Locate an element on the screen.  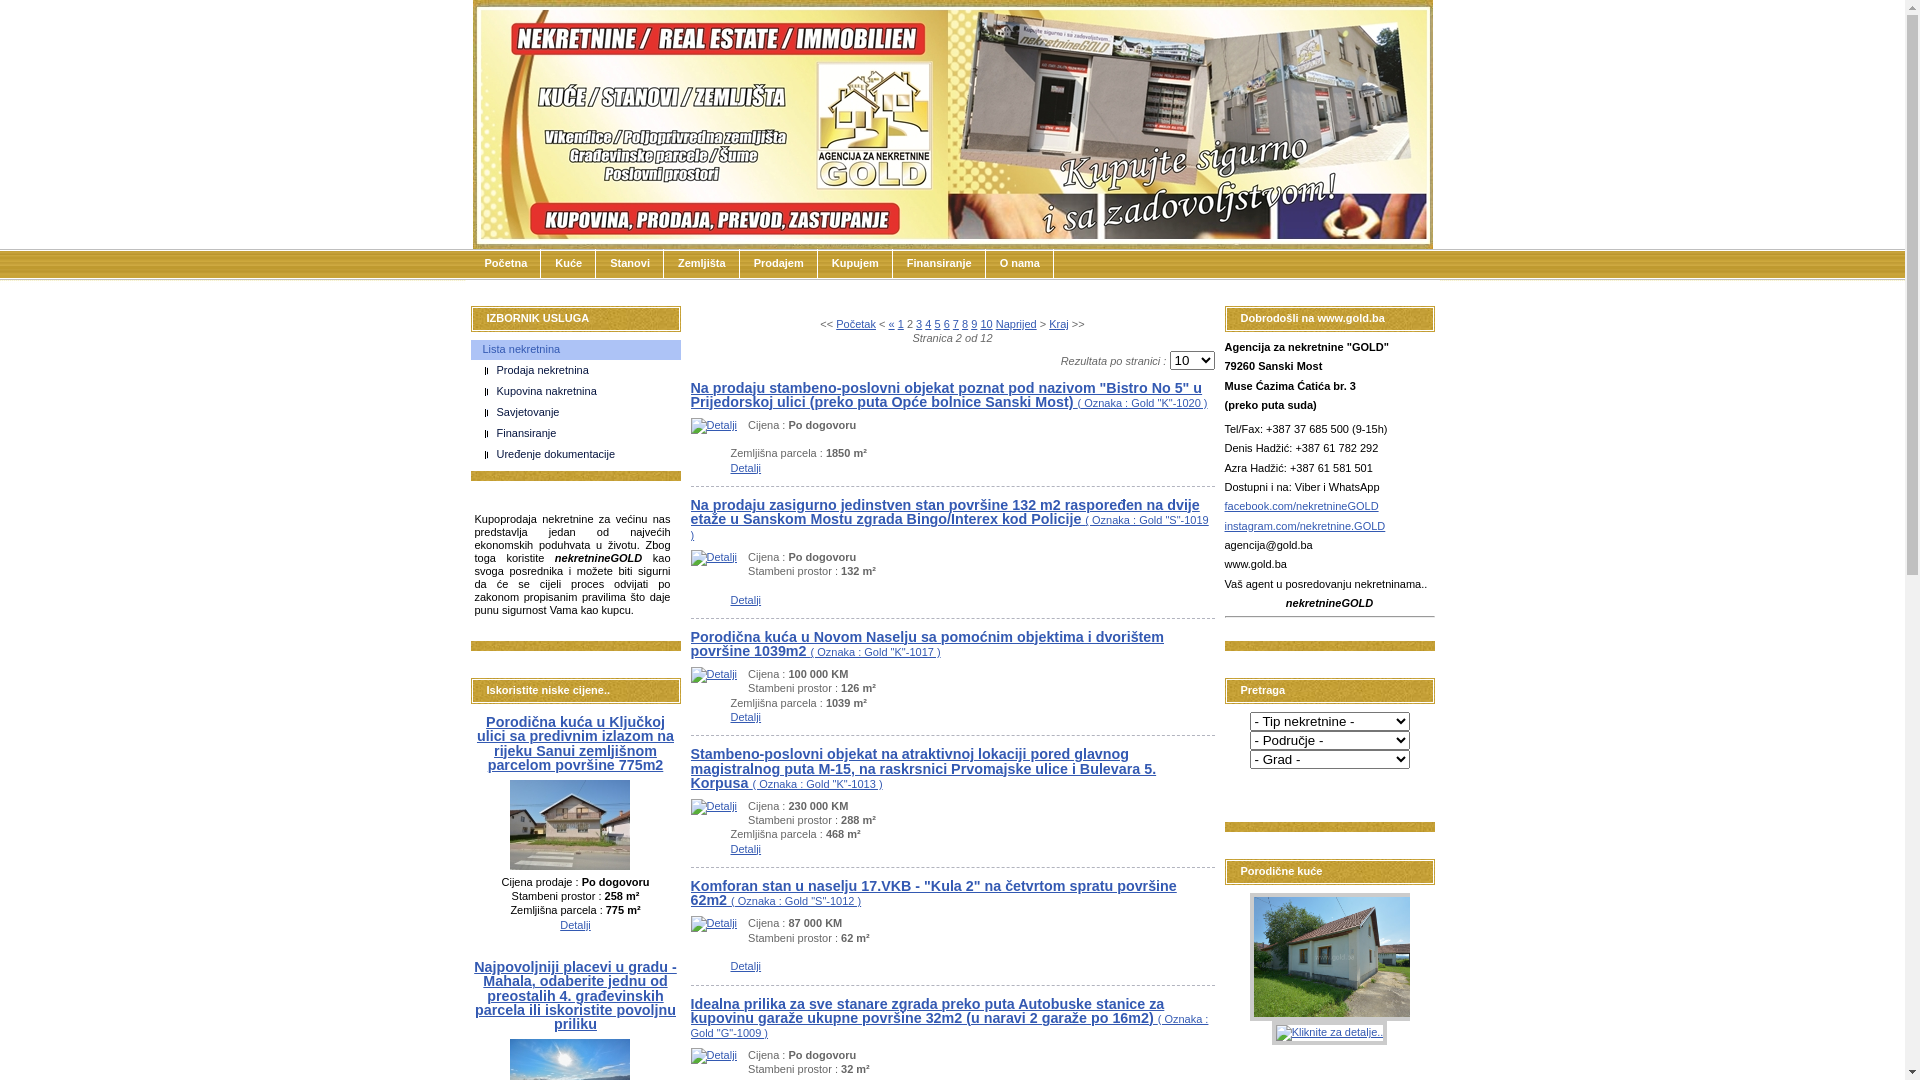
'Detalji' is located at coordinates (744, 848).